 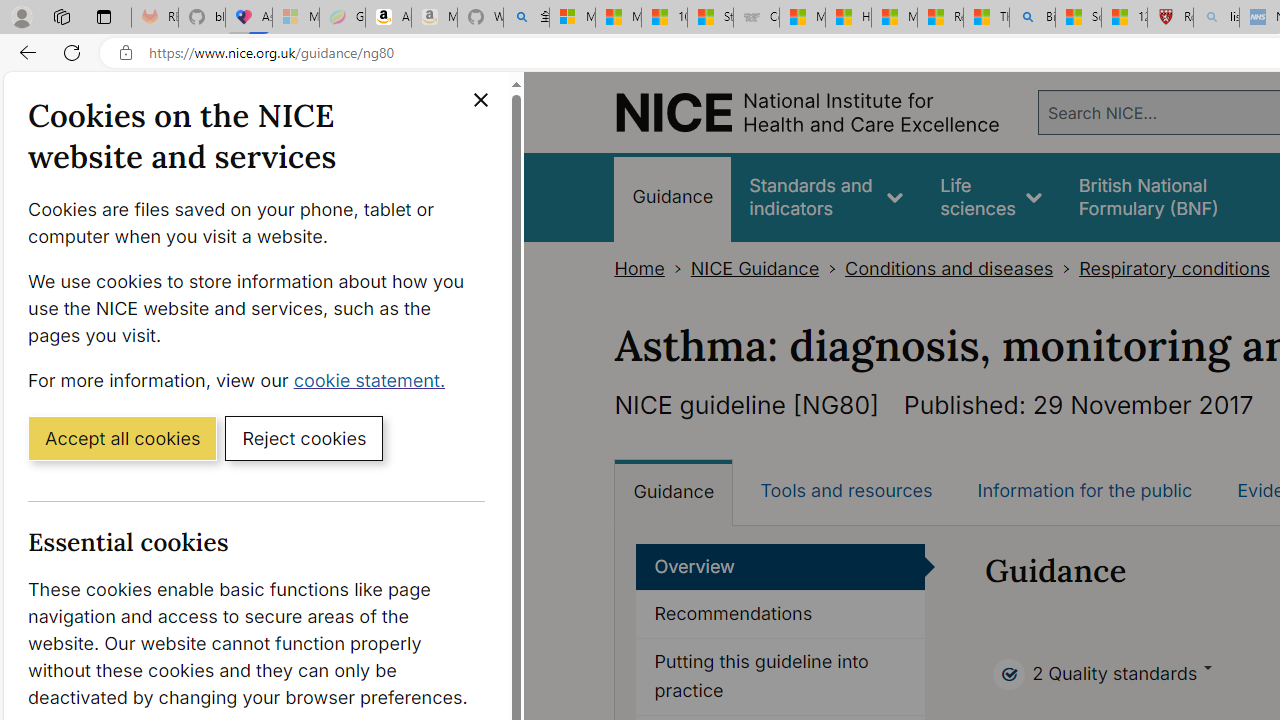 What do you see at coordinates (1170, 17) in the screenshot?
I see `'Robert H. Shmerling, MD - Harvard Health'` at bounding box center [1170, 17].